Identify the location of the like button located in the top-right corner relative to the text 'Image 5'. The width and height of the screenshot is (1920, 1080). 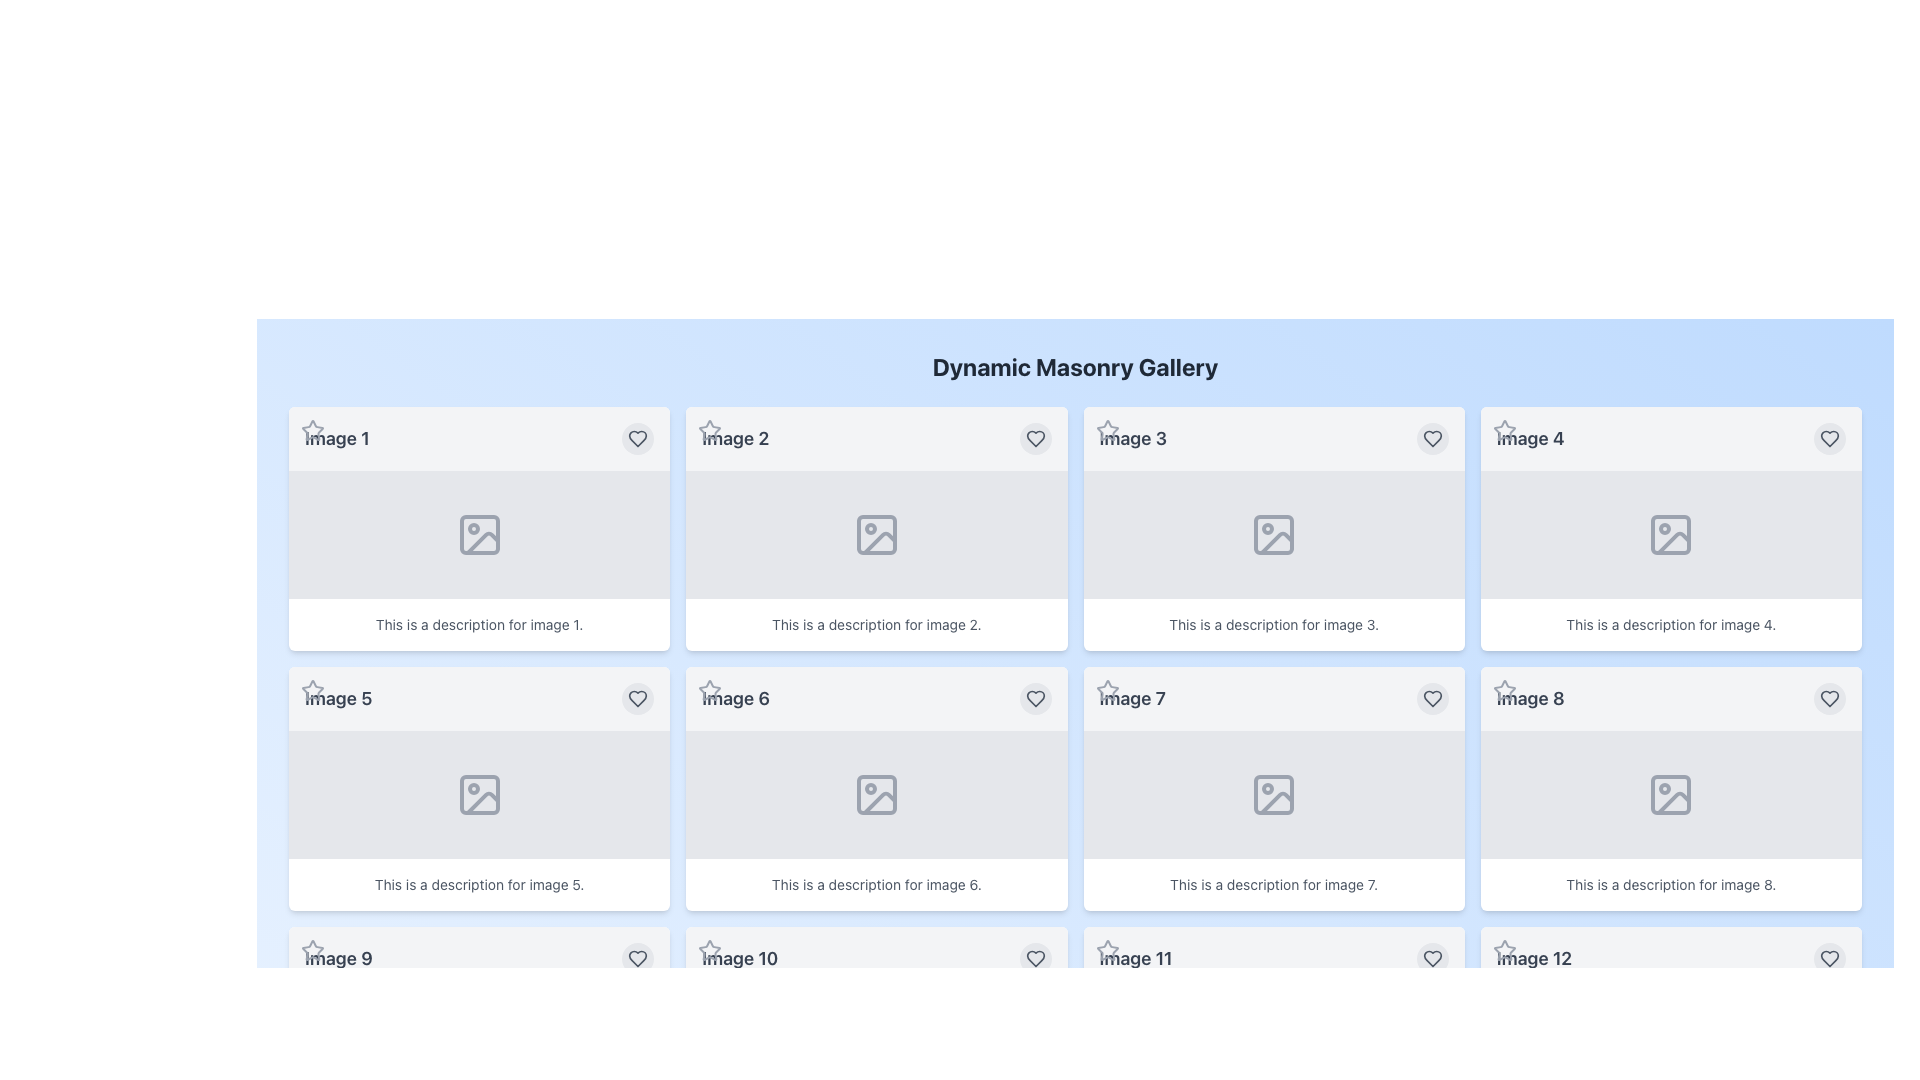
(637, 697).